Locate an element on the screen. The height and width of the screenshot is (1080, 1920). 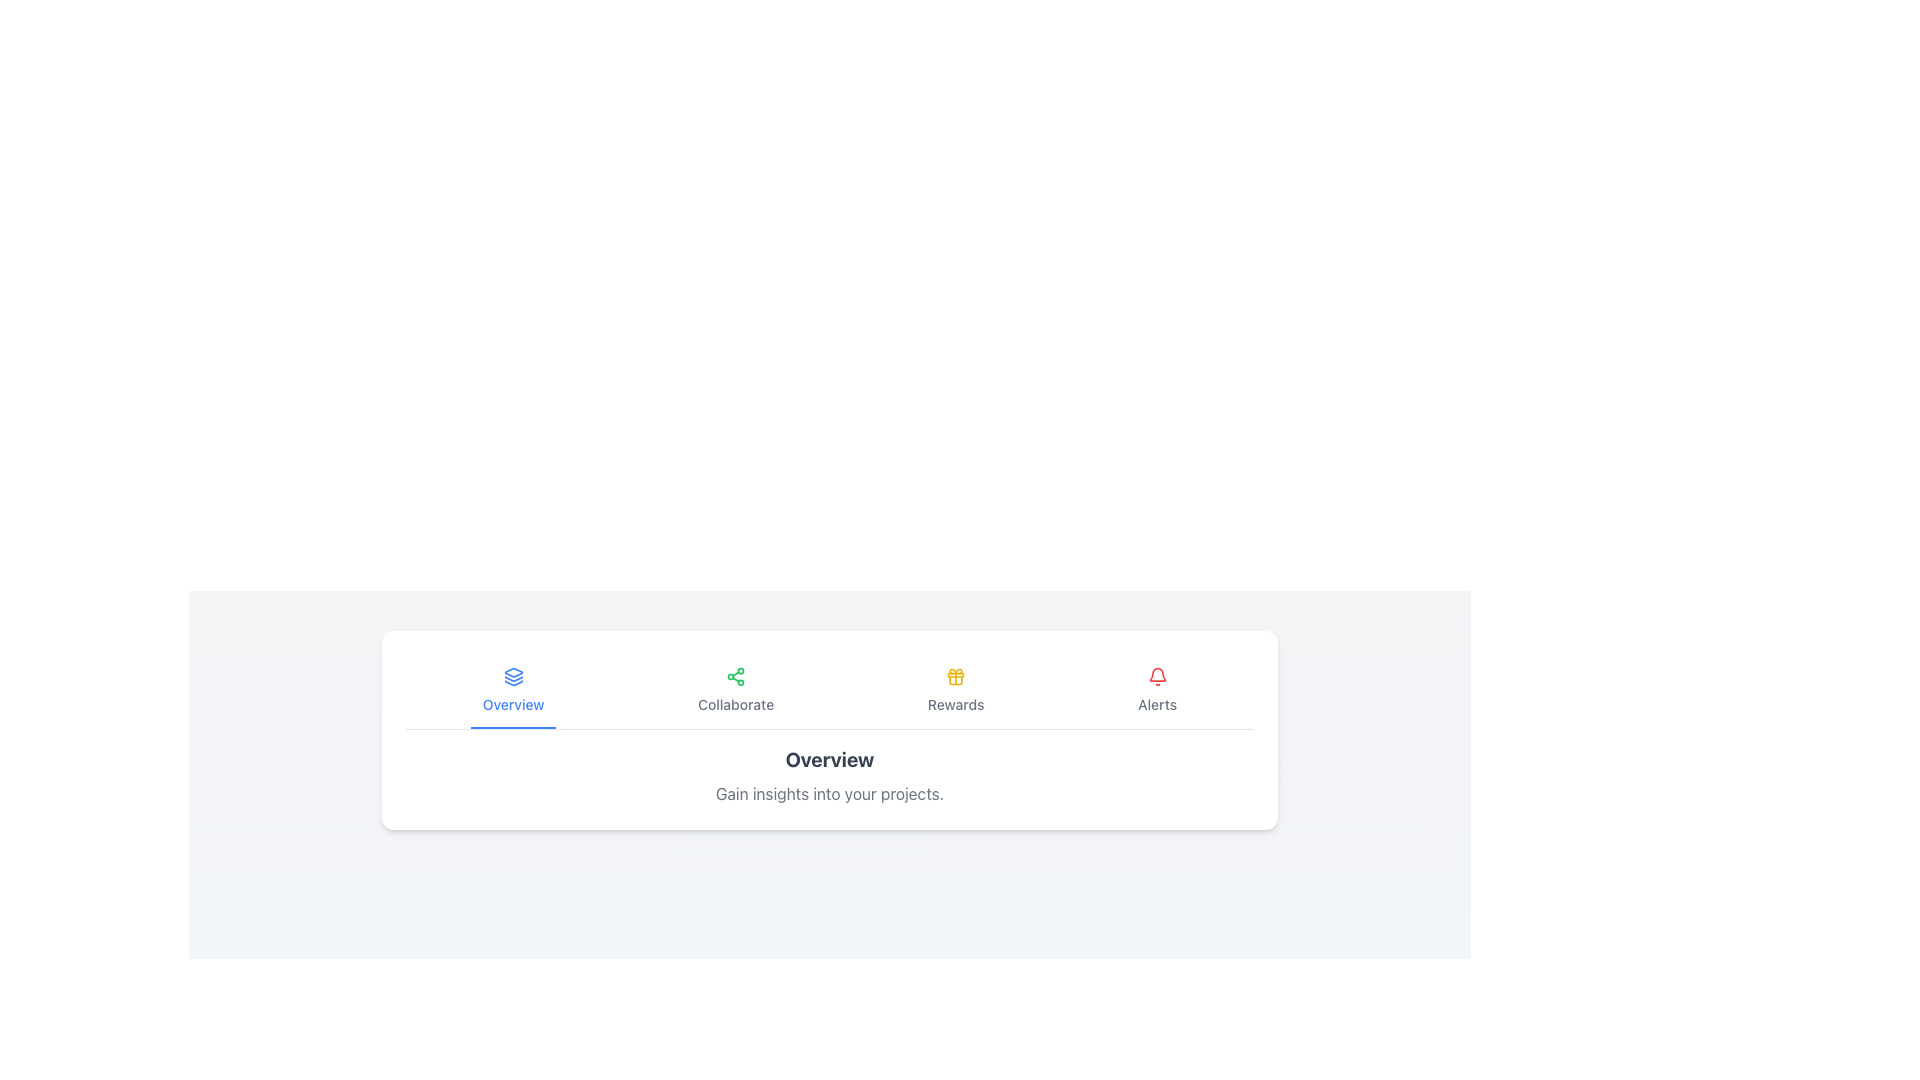
the 'Collaborate' button, which features a green icon with three connected nodes and the text 'Collaborate' in medium gray below it is located at coordinates (735, 690).